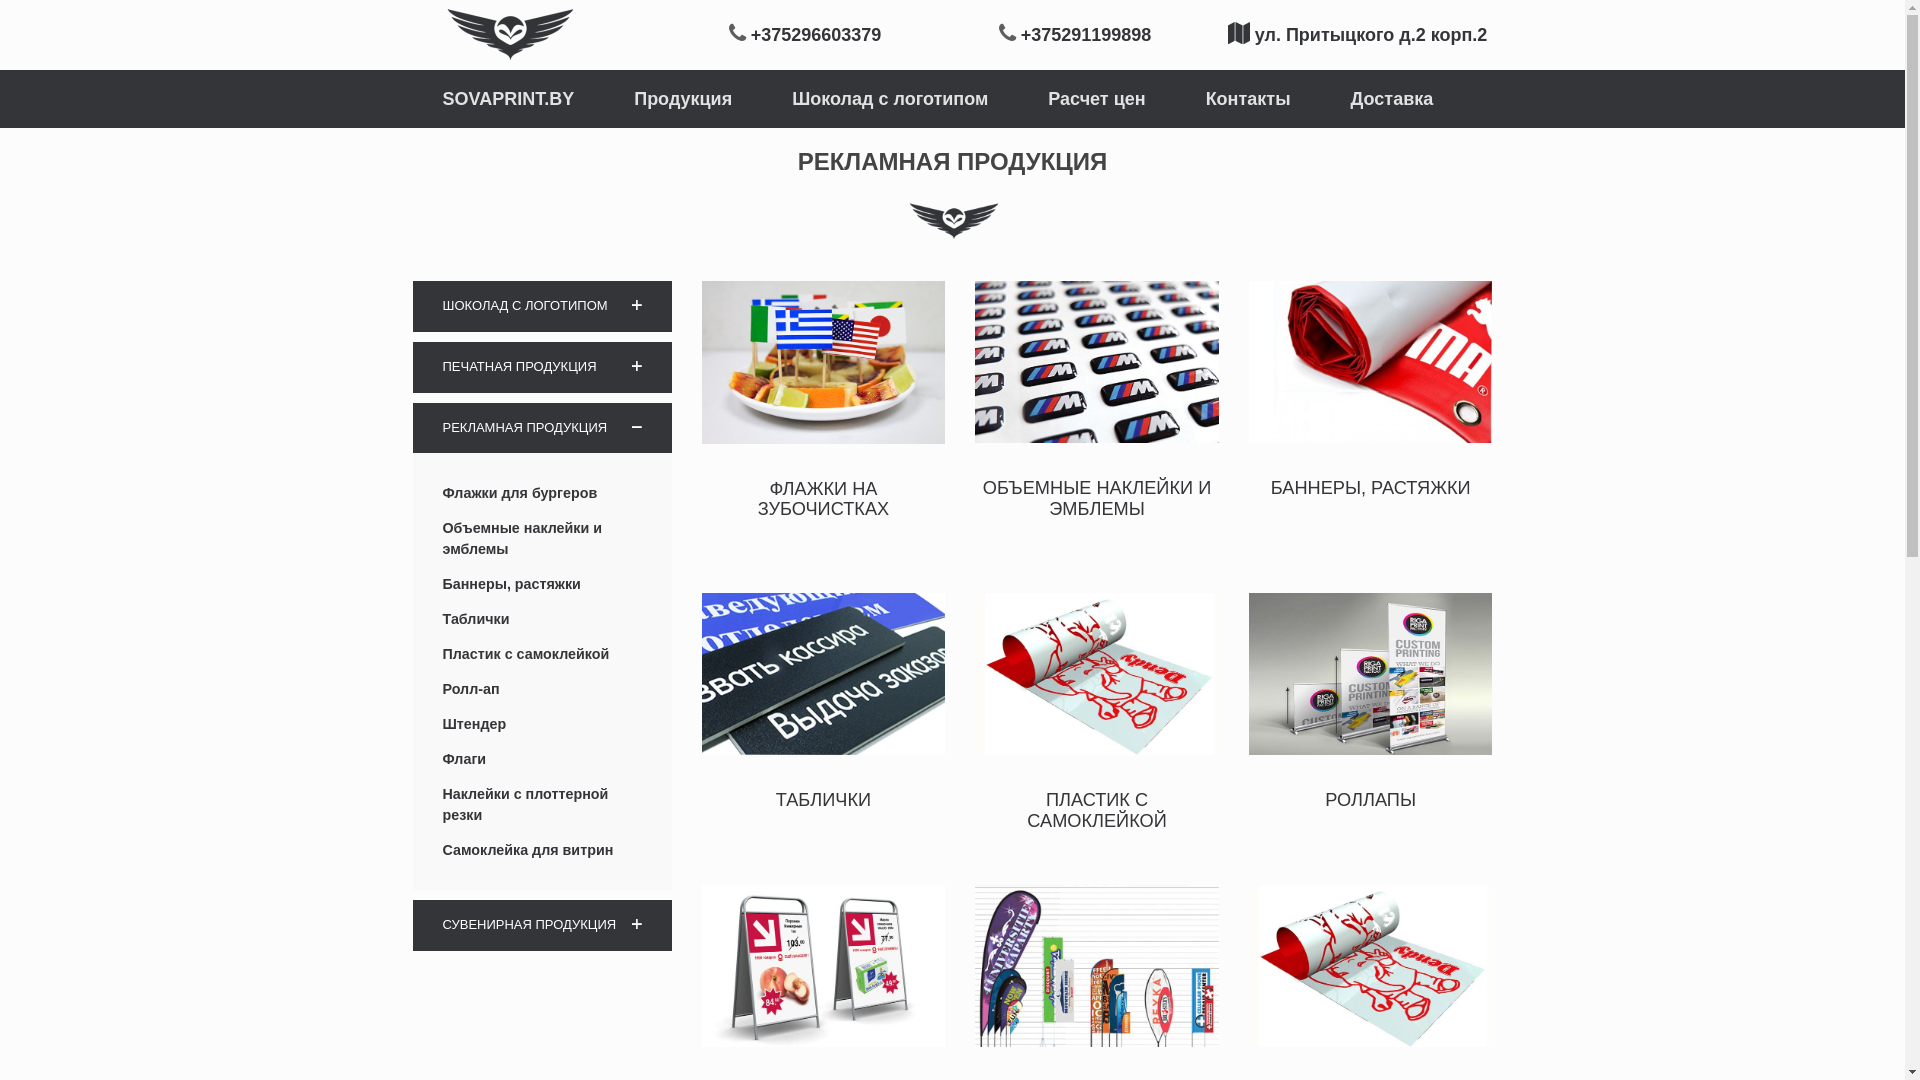 The width and height of the screenshot is (1920, 1080). Describe the element at coordinates (508, 99) in the screenshot. I see `'SOVAPRINT.BY'` at that location.